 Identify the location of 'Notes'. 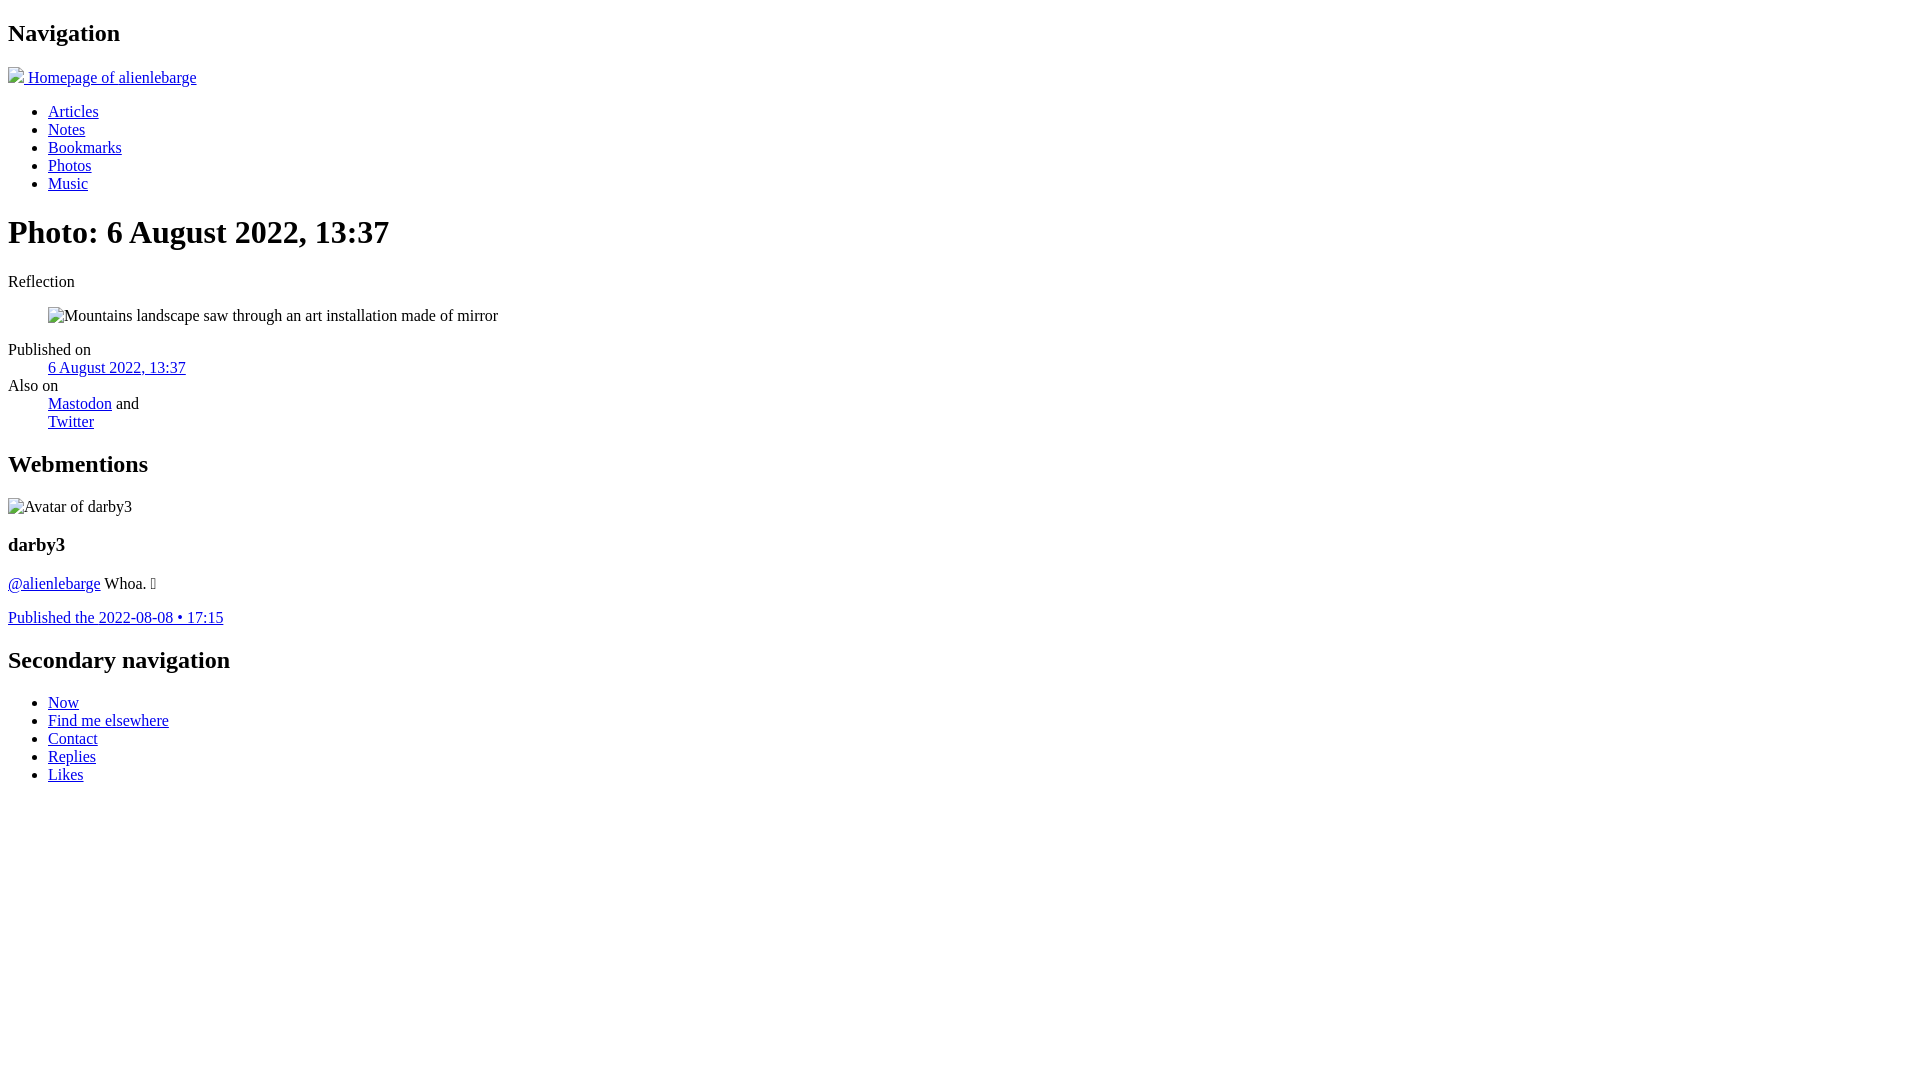
(48, 129).